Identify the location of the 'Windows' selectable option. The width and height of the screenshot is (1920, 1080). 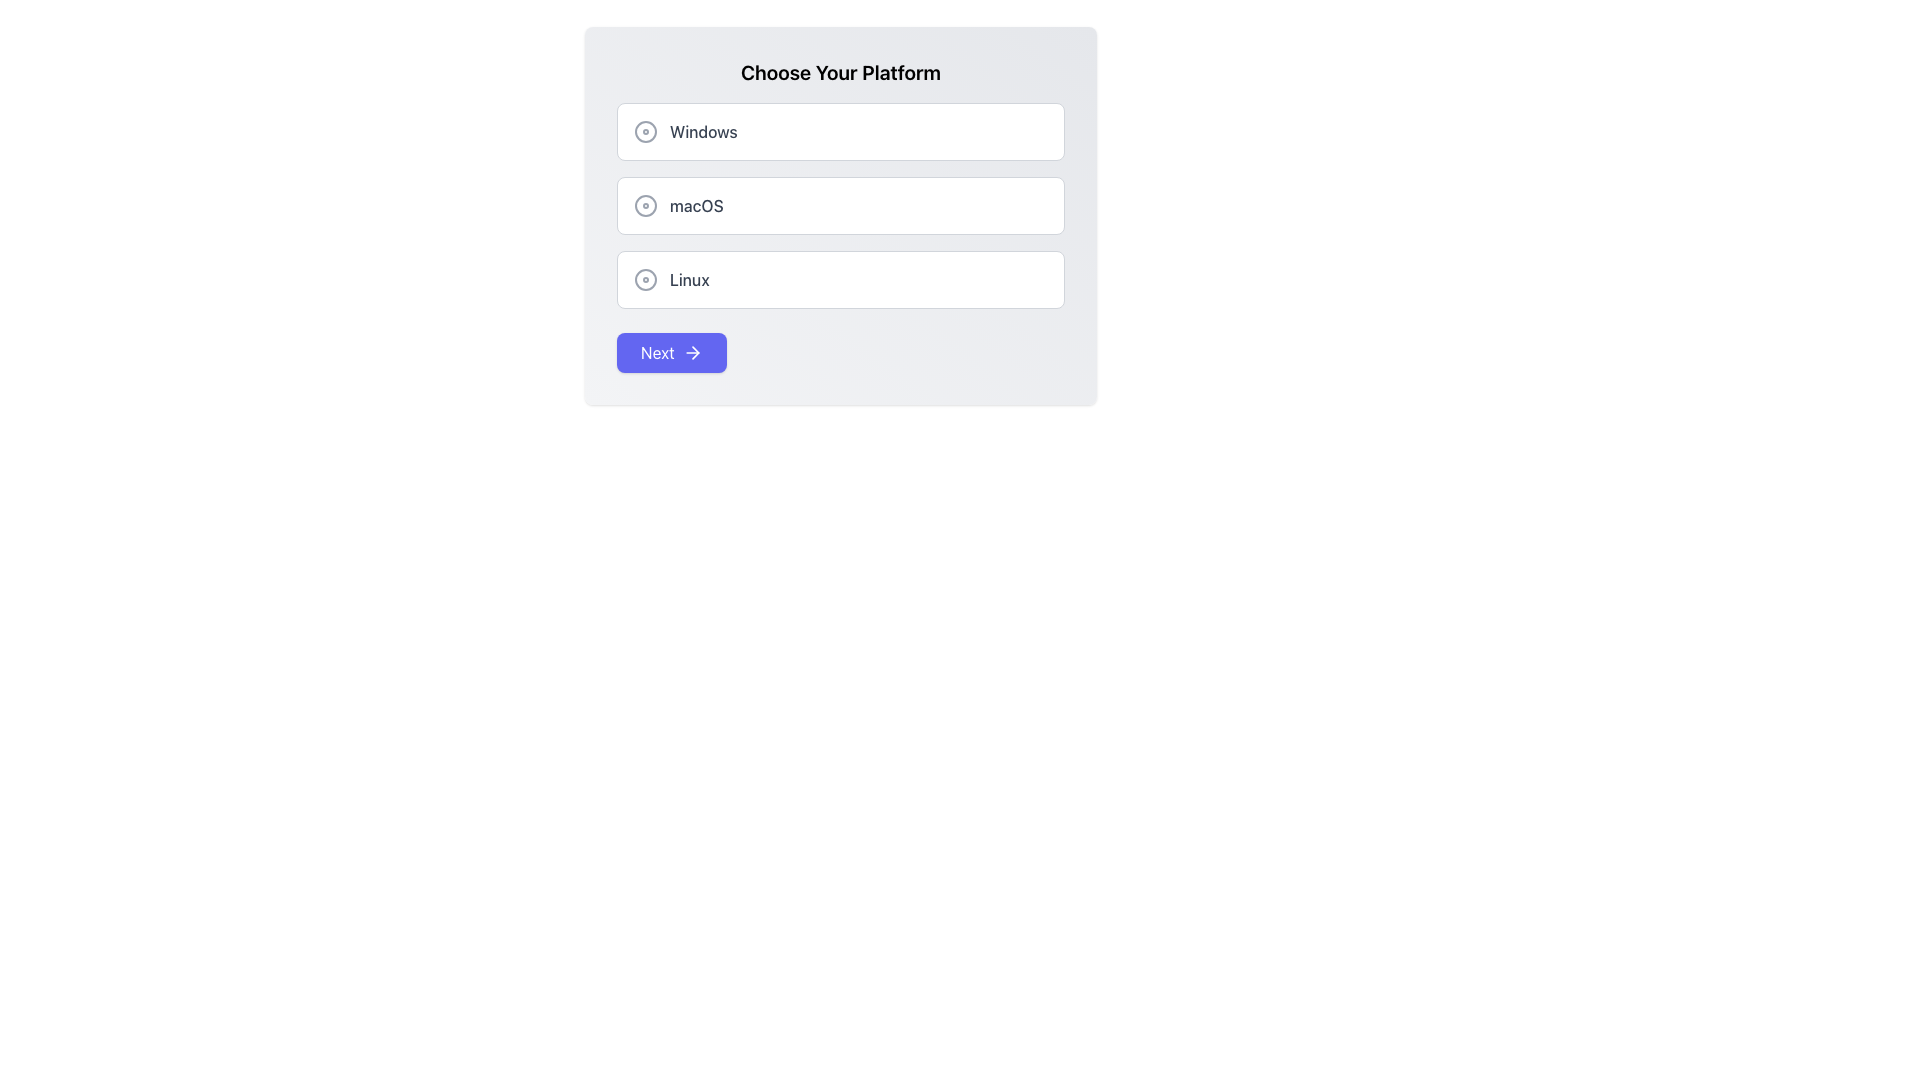
(840, 131).